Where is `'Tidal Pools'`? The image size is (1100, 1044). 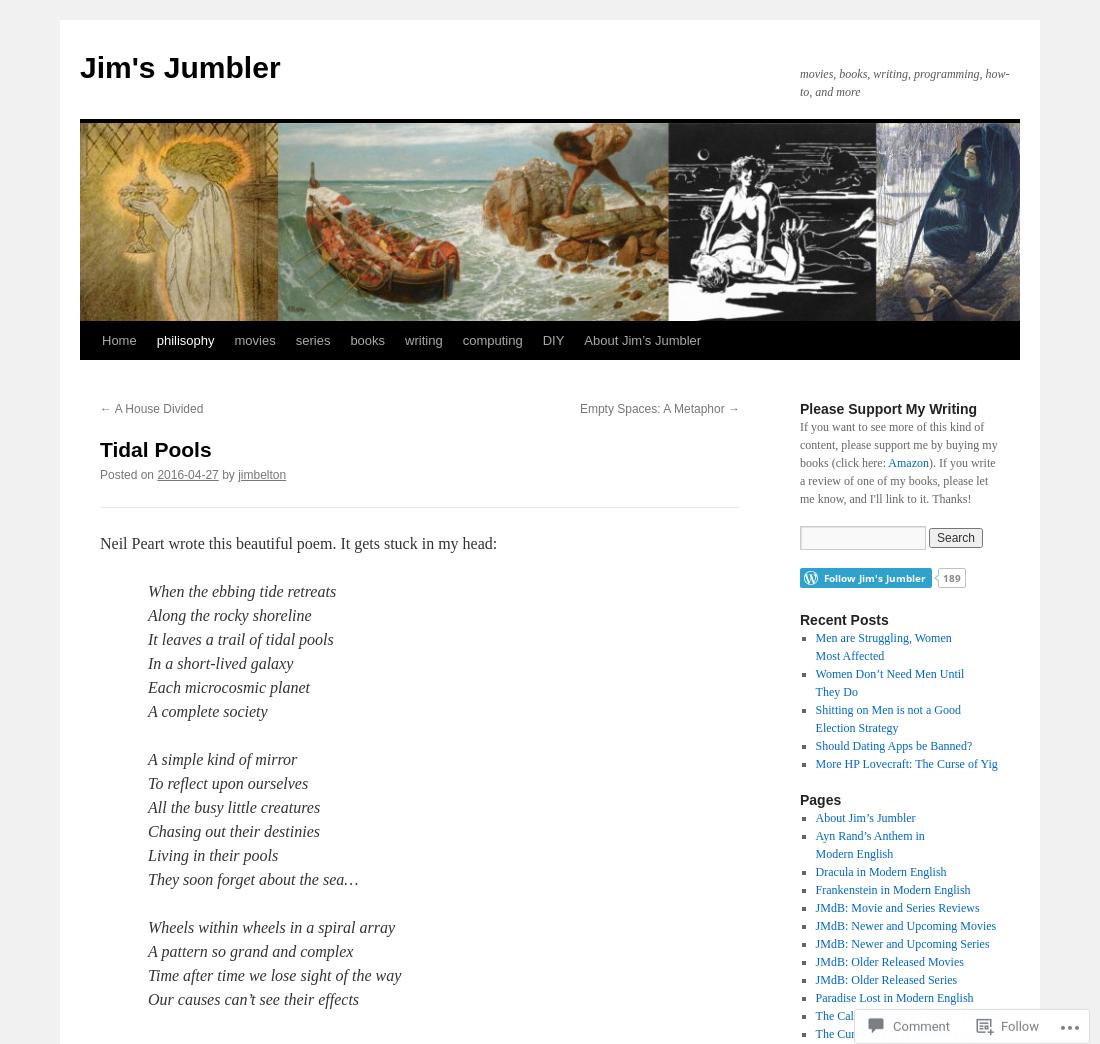
'Tidal Pools' is located at coordinates (154, 448).